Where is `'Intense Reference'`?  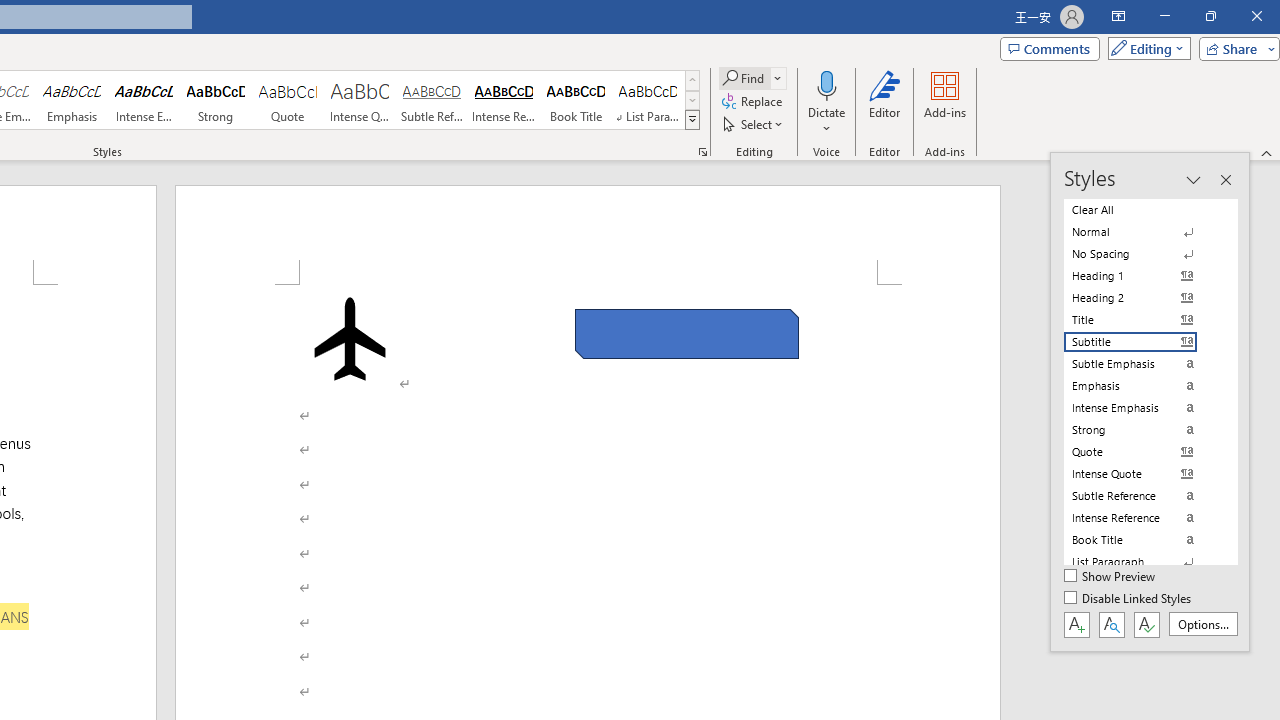 'Intense Reference' is located at coordinates (504, 100).